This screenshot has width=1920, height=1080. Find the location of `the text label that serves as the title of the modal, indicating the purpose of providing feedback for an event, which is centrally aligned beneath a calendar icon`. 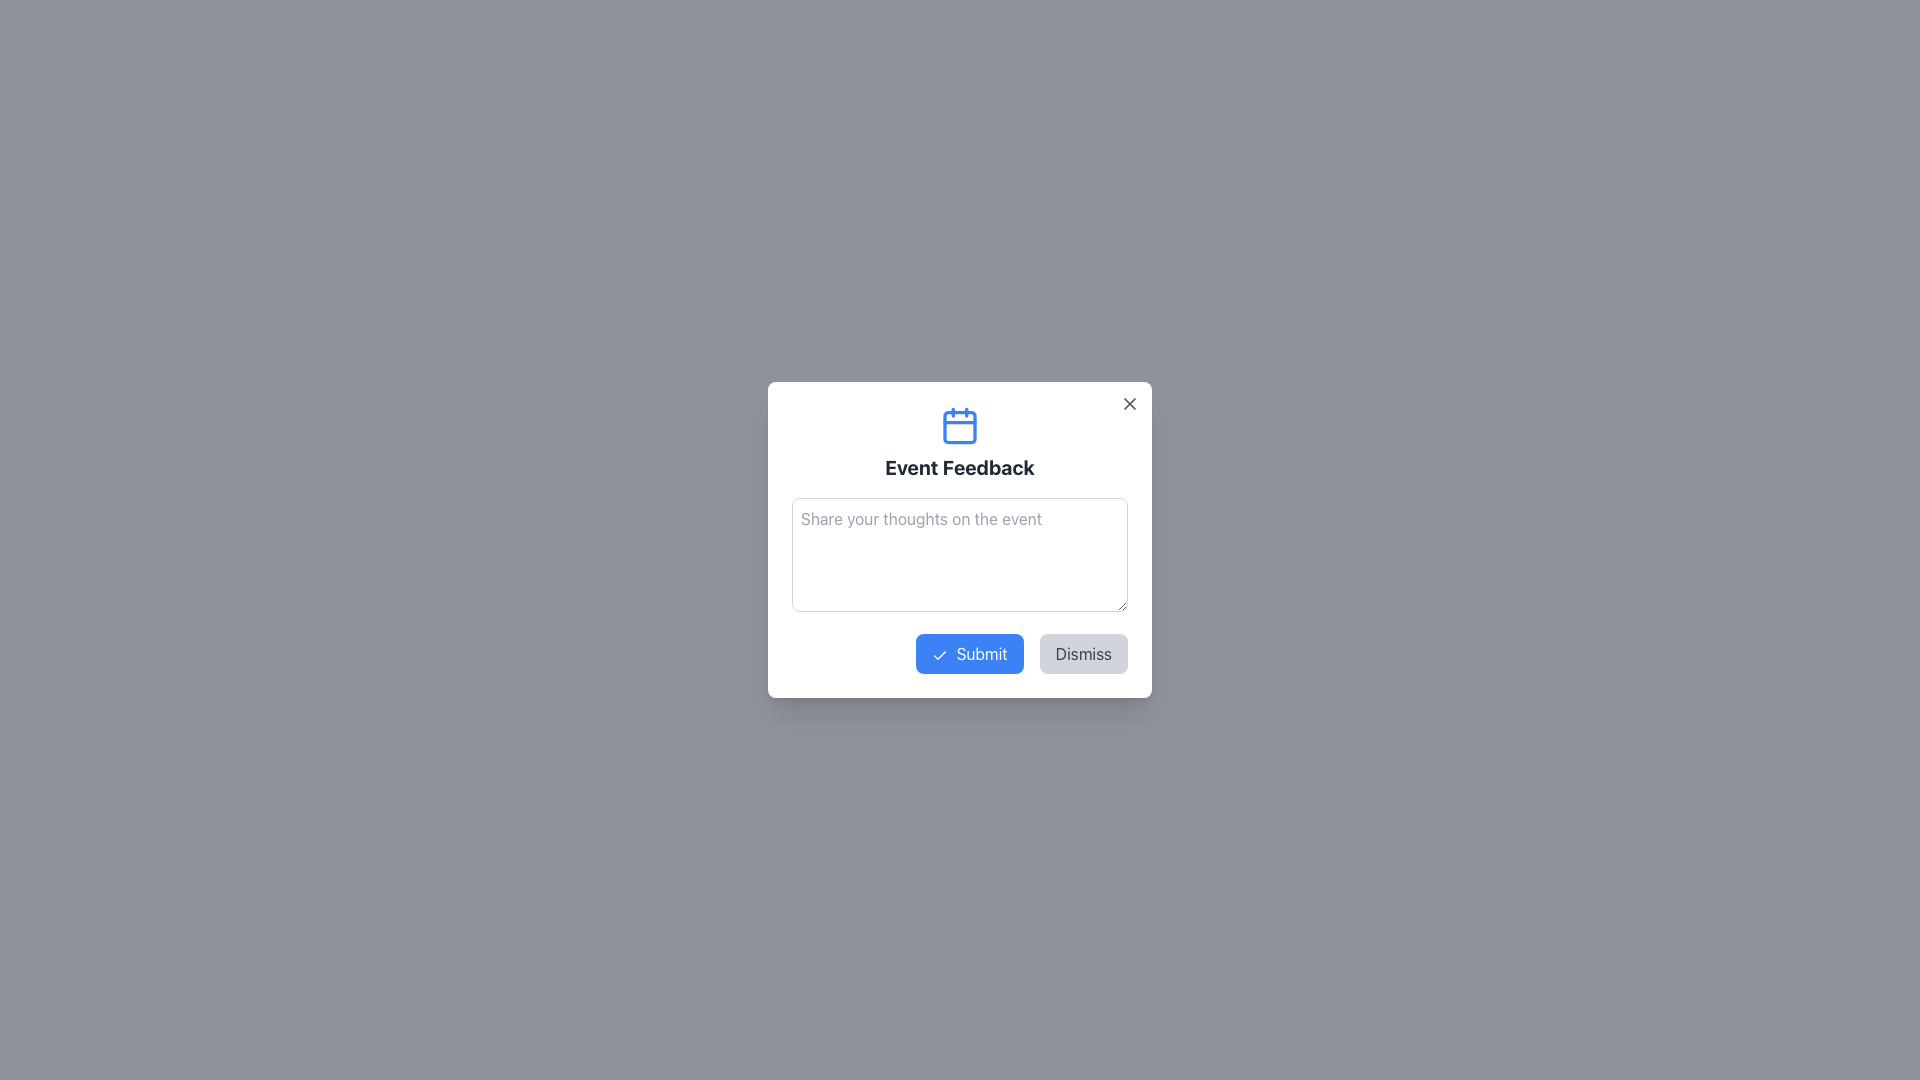

the text label that serves as the title of the modal, indicating the purpose of providing feedback for an event, which is centrally aligned beneath a calendar icon is located at coordinates (960, 467).